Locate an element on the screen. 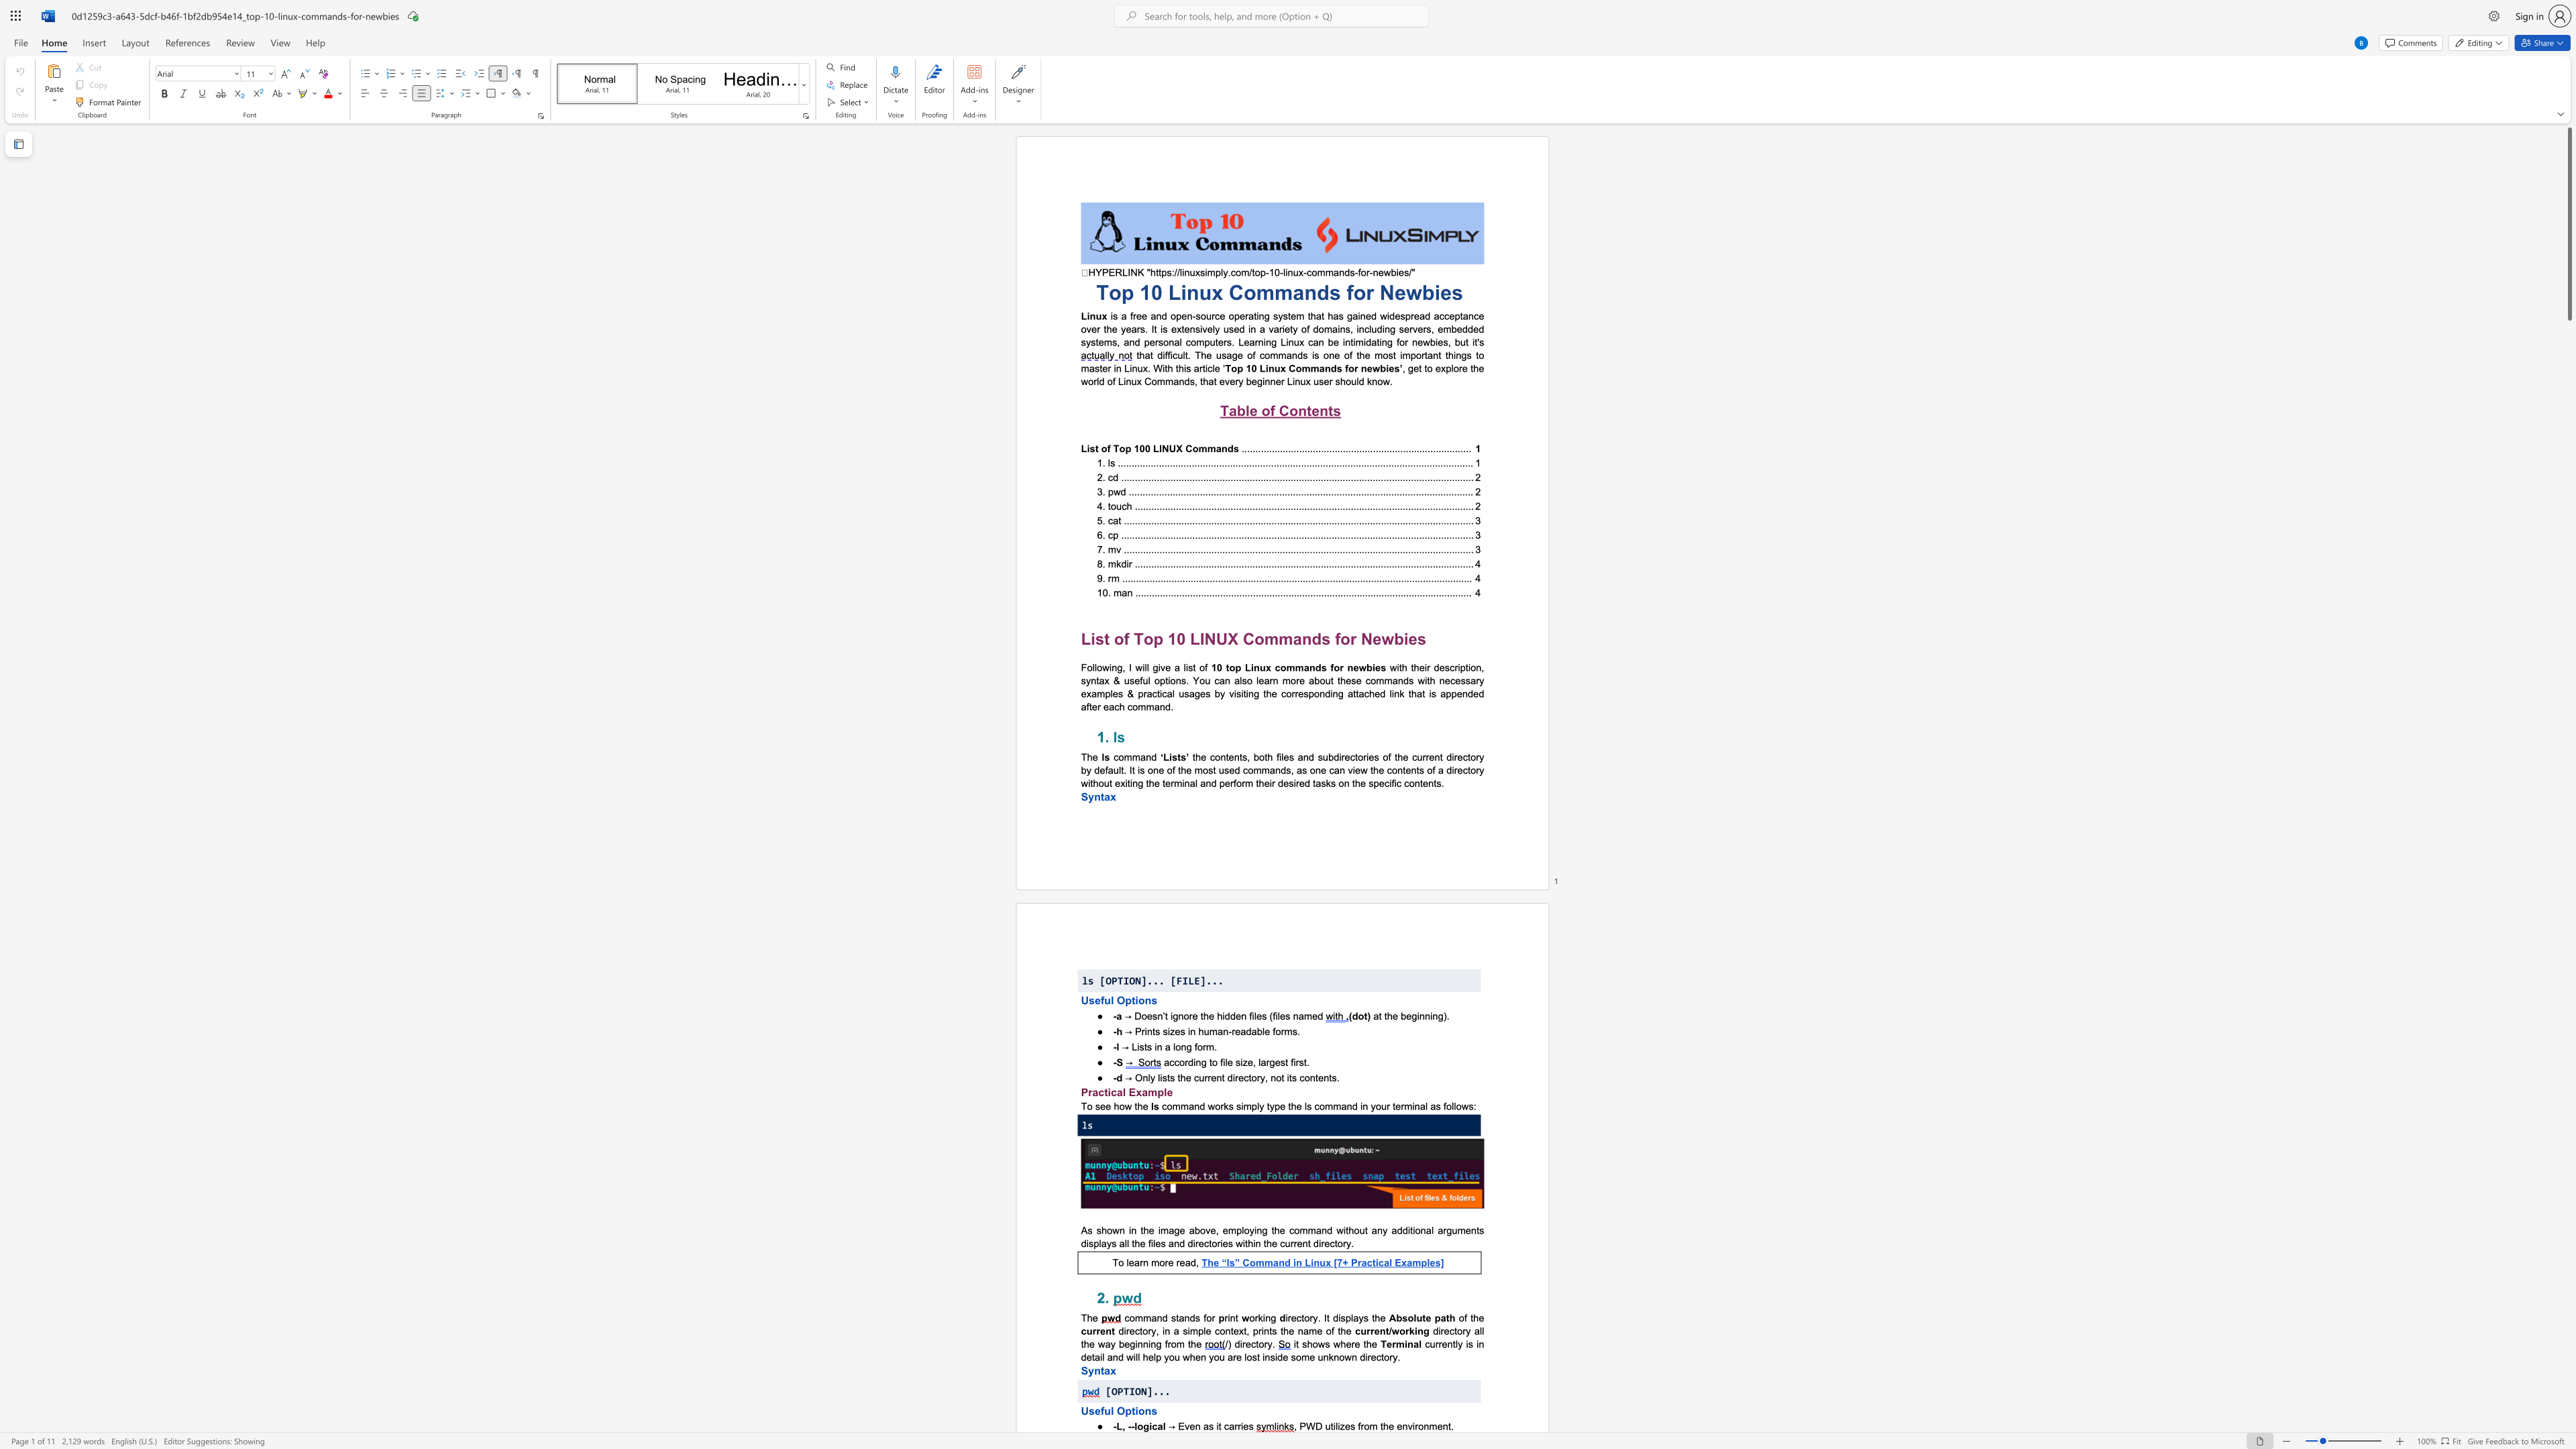  the subset text "-readable" within the text "→ Prints sizes in human-readable forms." is located at coordinates (1228, 1031).